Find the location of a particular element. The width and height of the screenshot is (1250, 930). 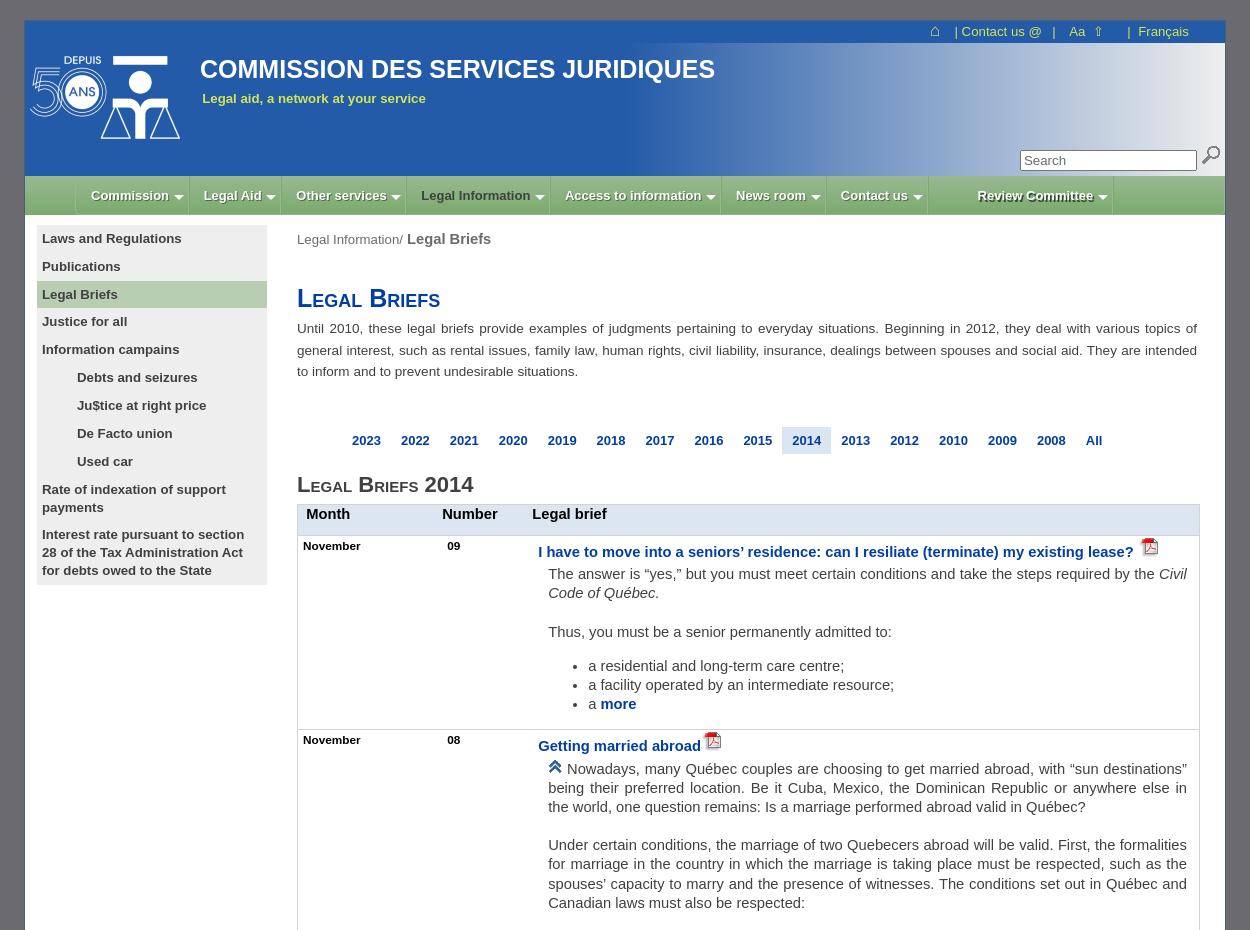

'Ju$tice at right price' is located at coordinates (76, 405).